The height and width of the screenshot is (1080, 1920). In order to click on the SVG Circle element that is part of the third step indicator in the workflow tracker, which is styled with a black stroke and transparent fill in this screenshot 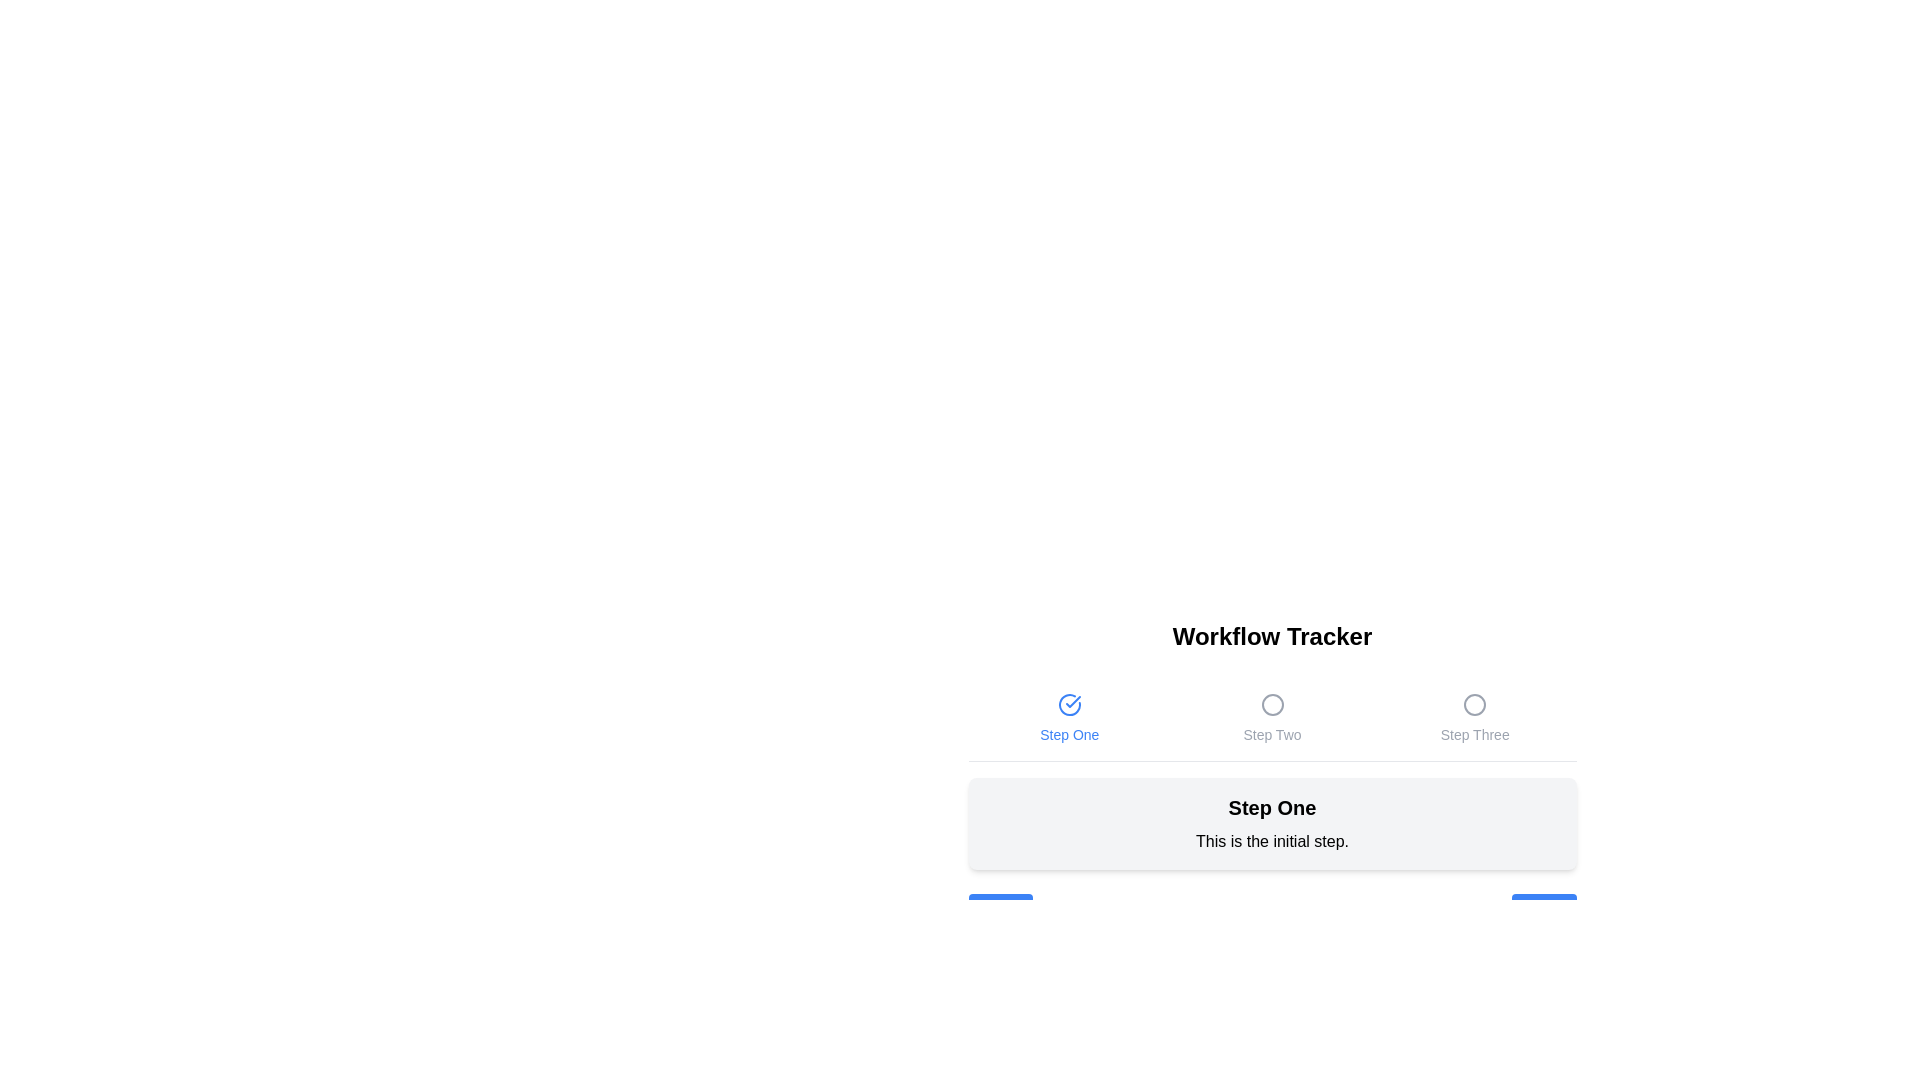, I will do `click(1475, 704)`.